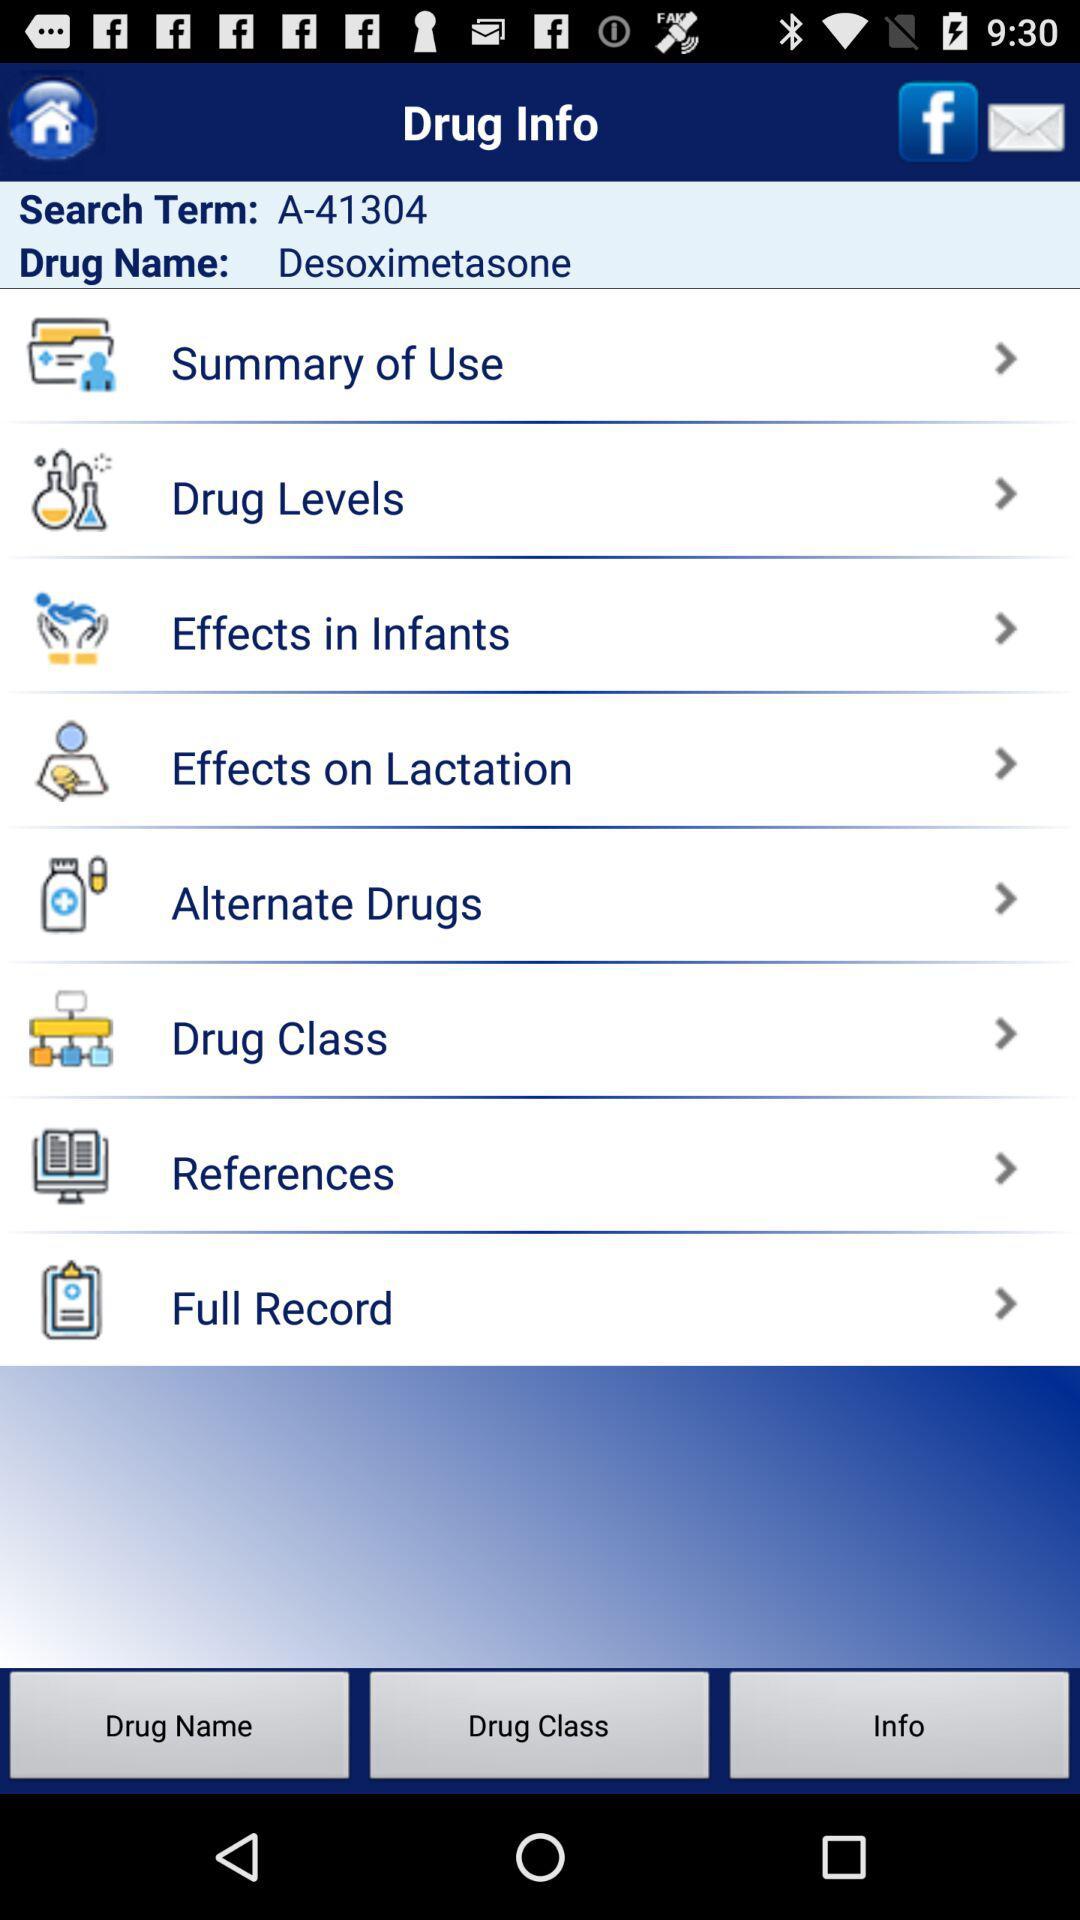 Image resolution: width=1080 pixels, height=1920 pixels. Describe the element at coordinates (814, 348) in the screenshot. I see `summary` at that location.